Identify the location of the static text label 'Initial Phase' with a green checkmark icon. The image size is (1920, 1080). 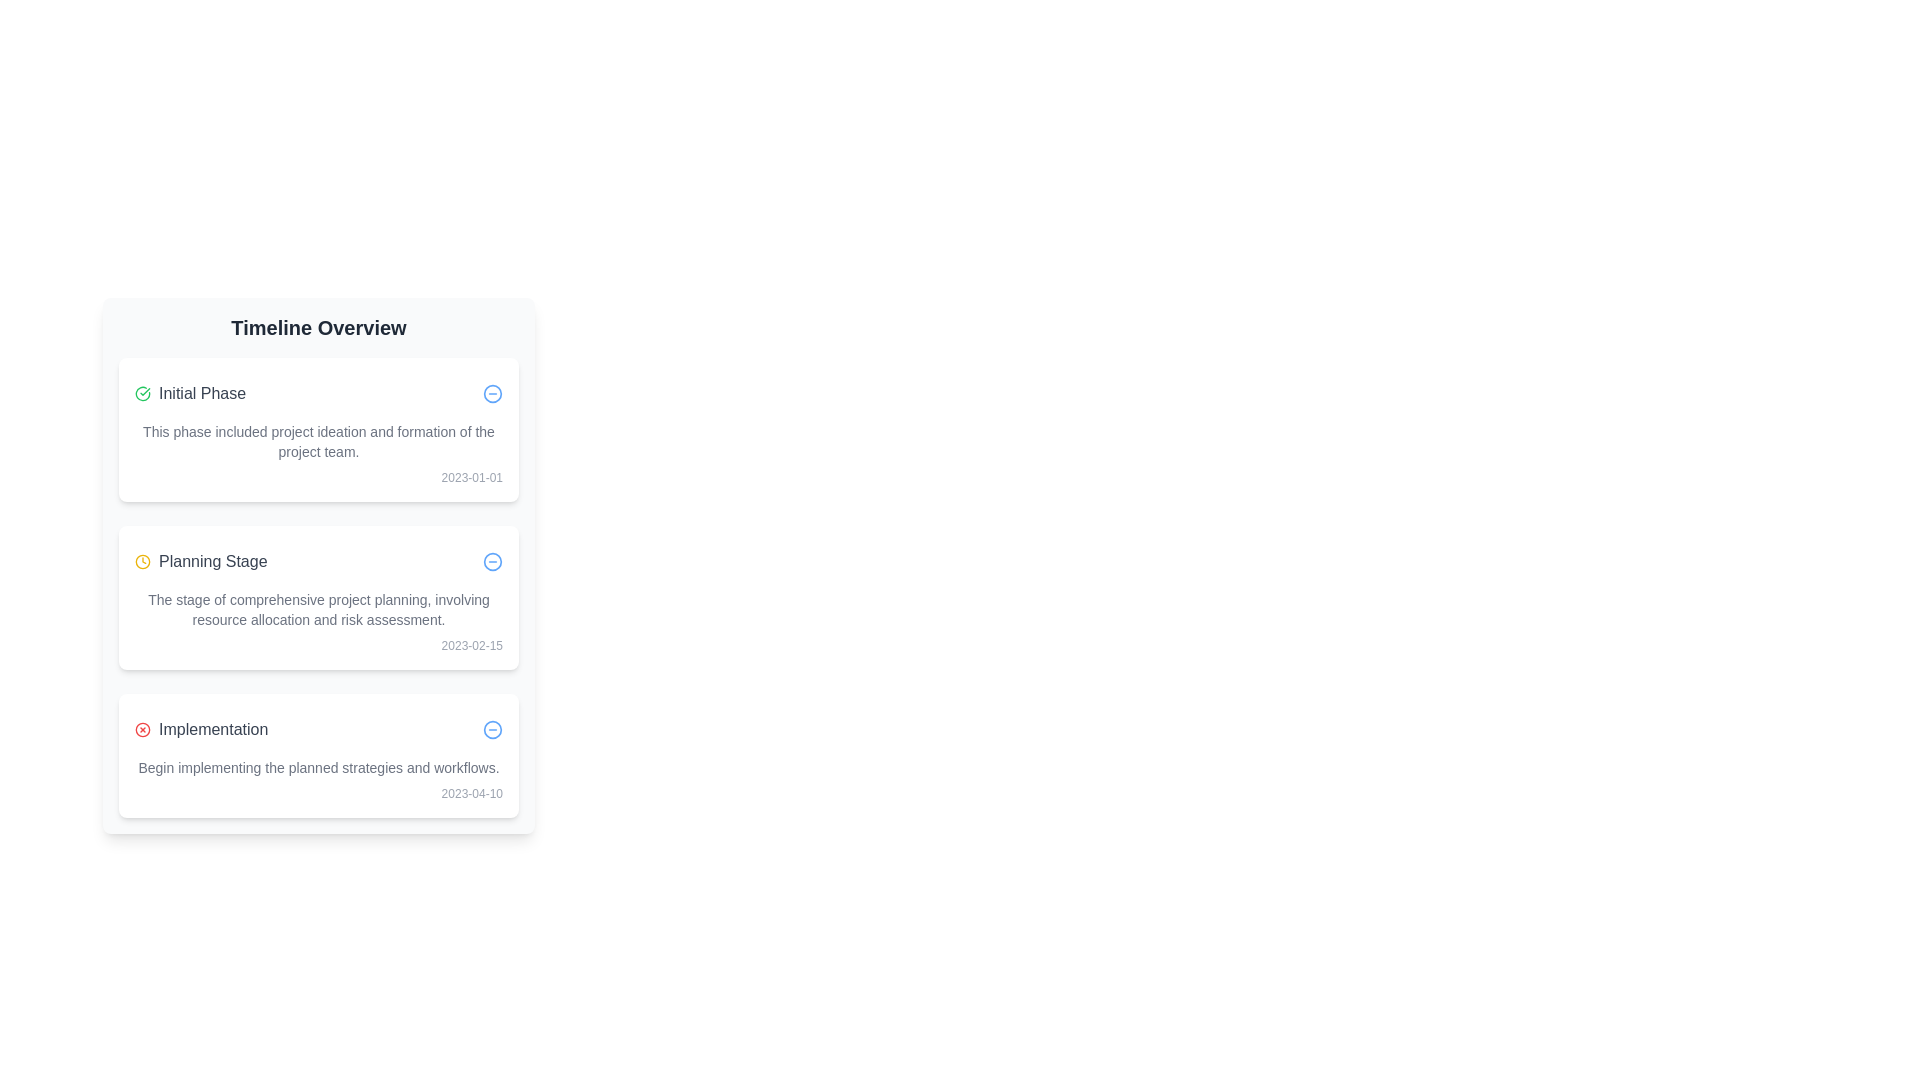
(190, 393).